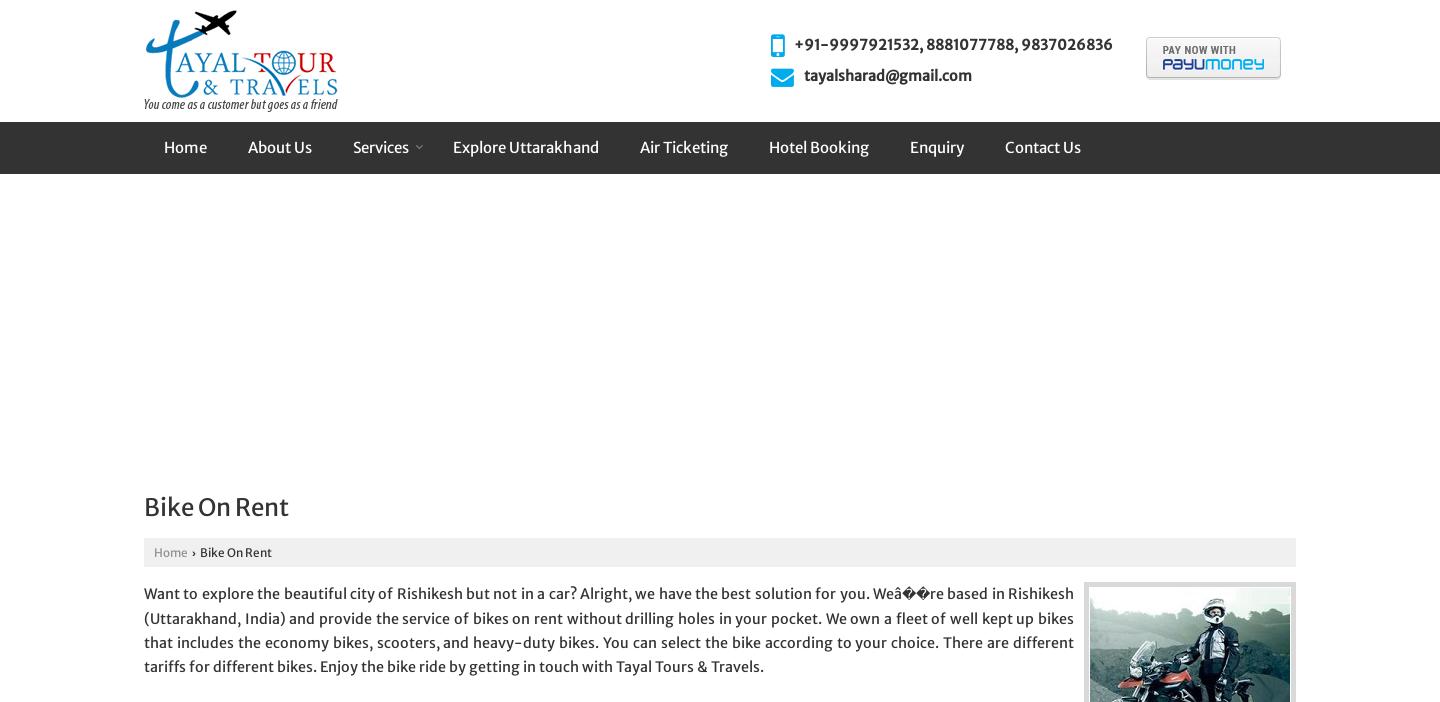 This screenshot has width=1440, height=702. What do you see at coordinates (684, 146) in the screenshot?
I see `'Air Ticketing'` at bounding box center [684, 146].